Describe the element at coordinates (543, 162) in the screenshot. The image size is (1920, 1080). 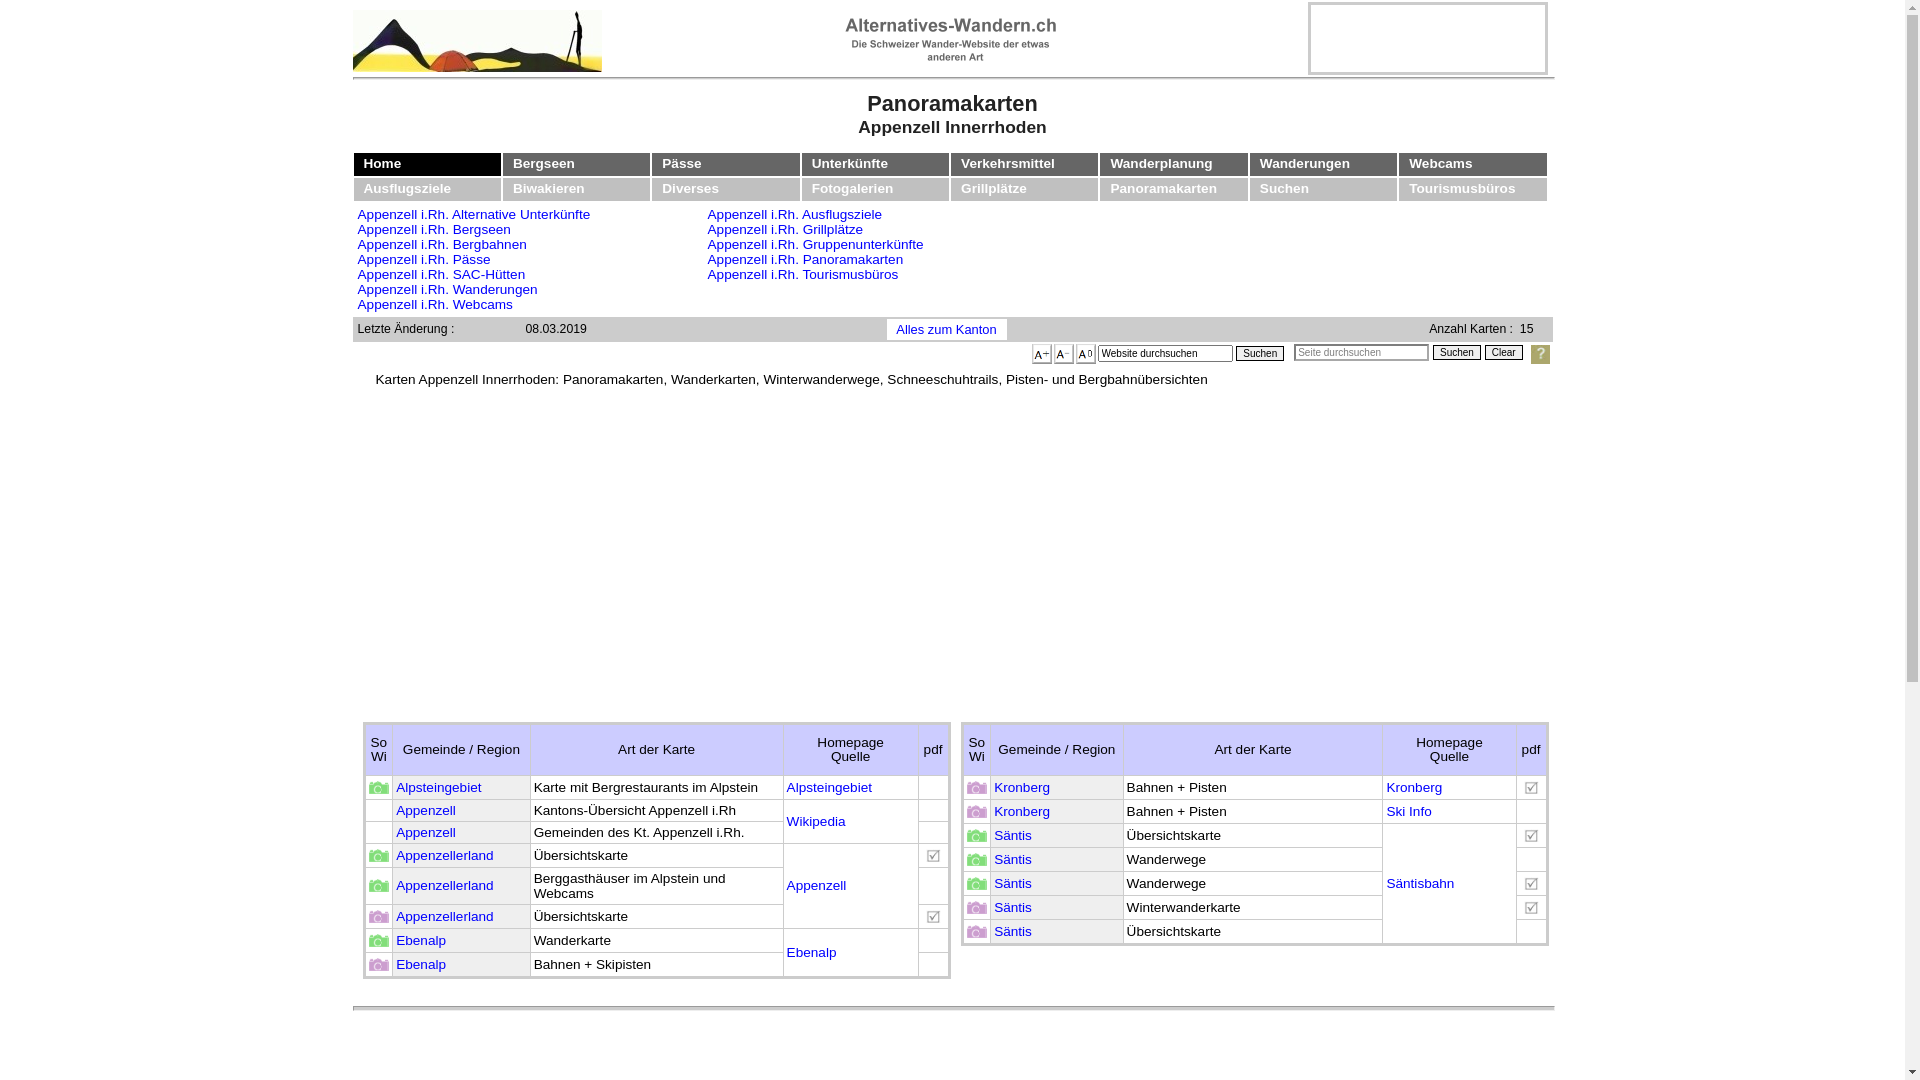
I see `'Bergseen'` at that location.